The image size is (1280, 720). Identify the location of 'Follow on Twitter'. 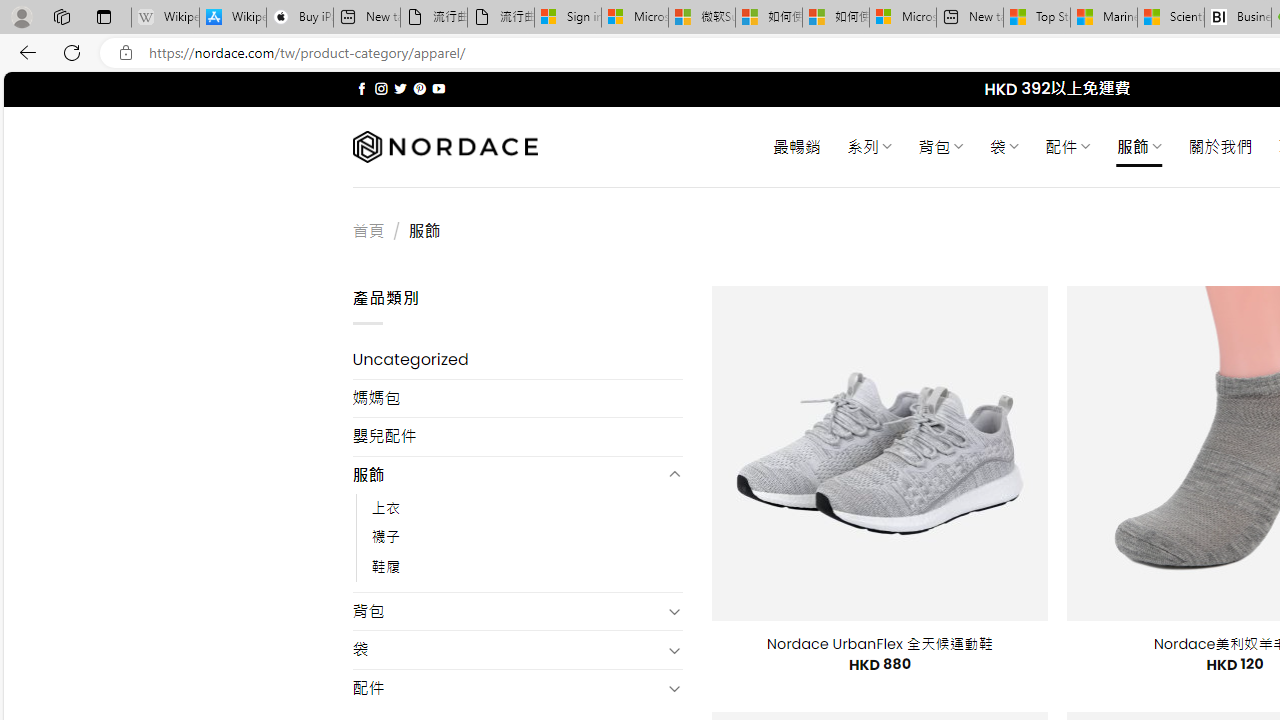
(400, 88).